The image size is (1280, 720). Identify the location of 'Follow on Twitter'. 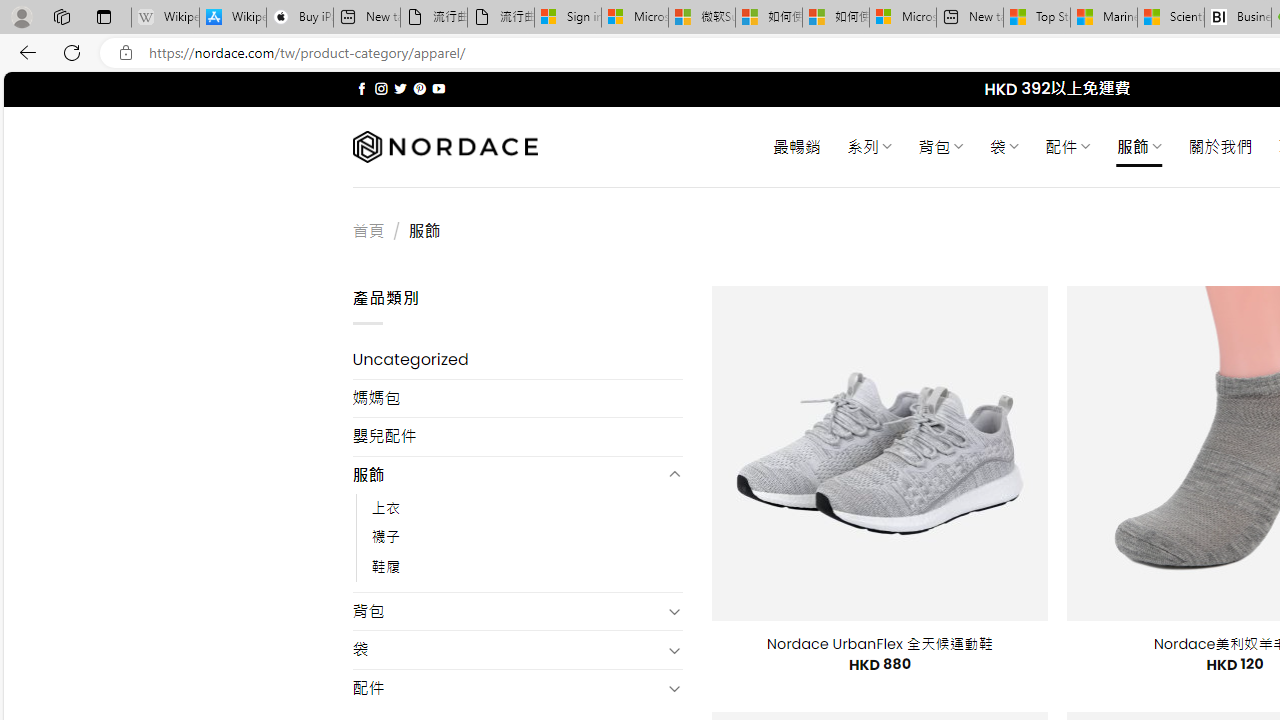
(400, 88).